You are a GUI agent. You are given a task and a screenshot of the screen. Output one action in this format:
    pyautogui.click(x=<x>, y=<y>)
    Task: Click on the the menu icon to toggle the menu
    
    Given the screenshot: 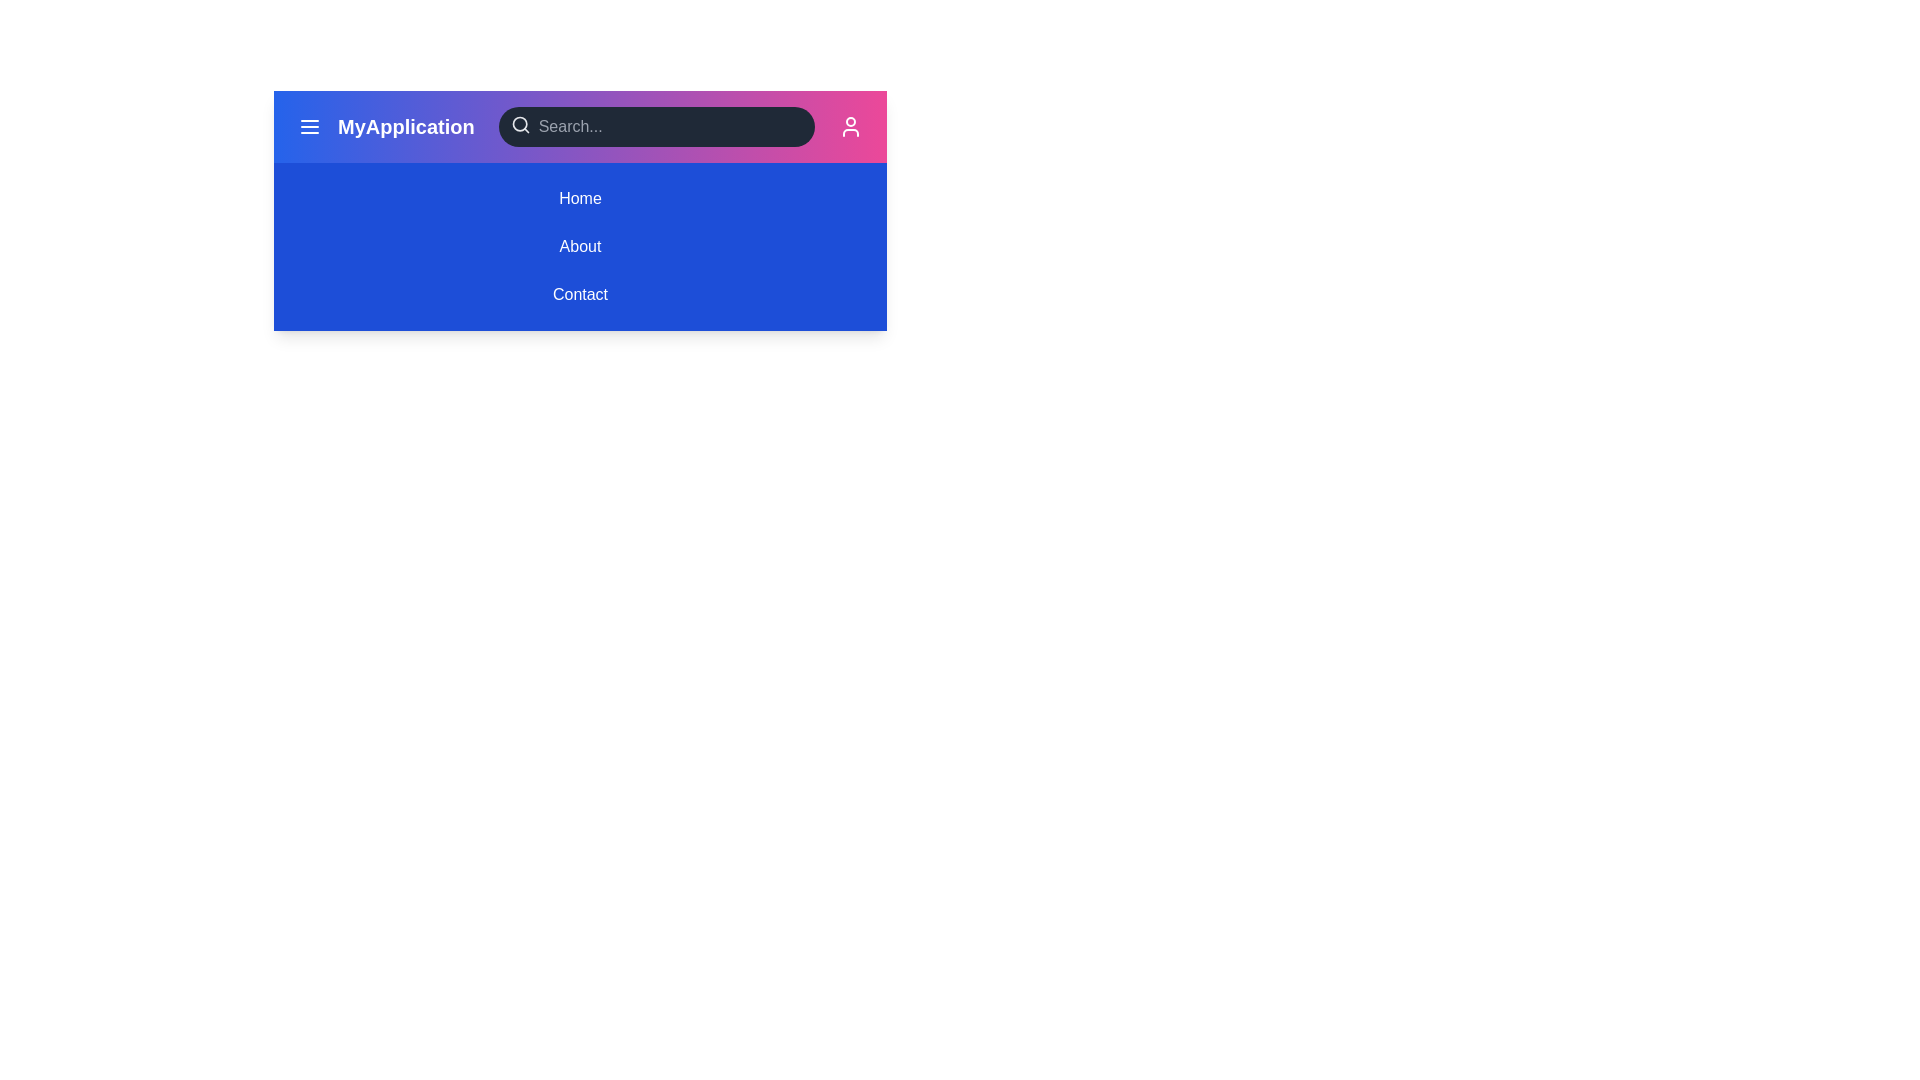 What is the action you would take?
    pyautogui.click(x=309, y=127)
    